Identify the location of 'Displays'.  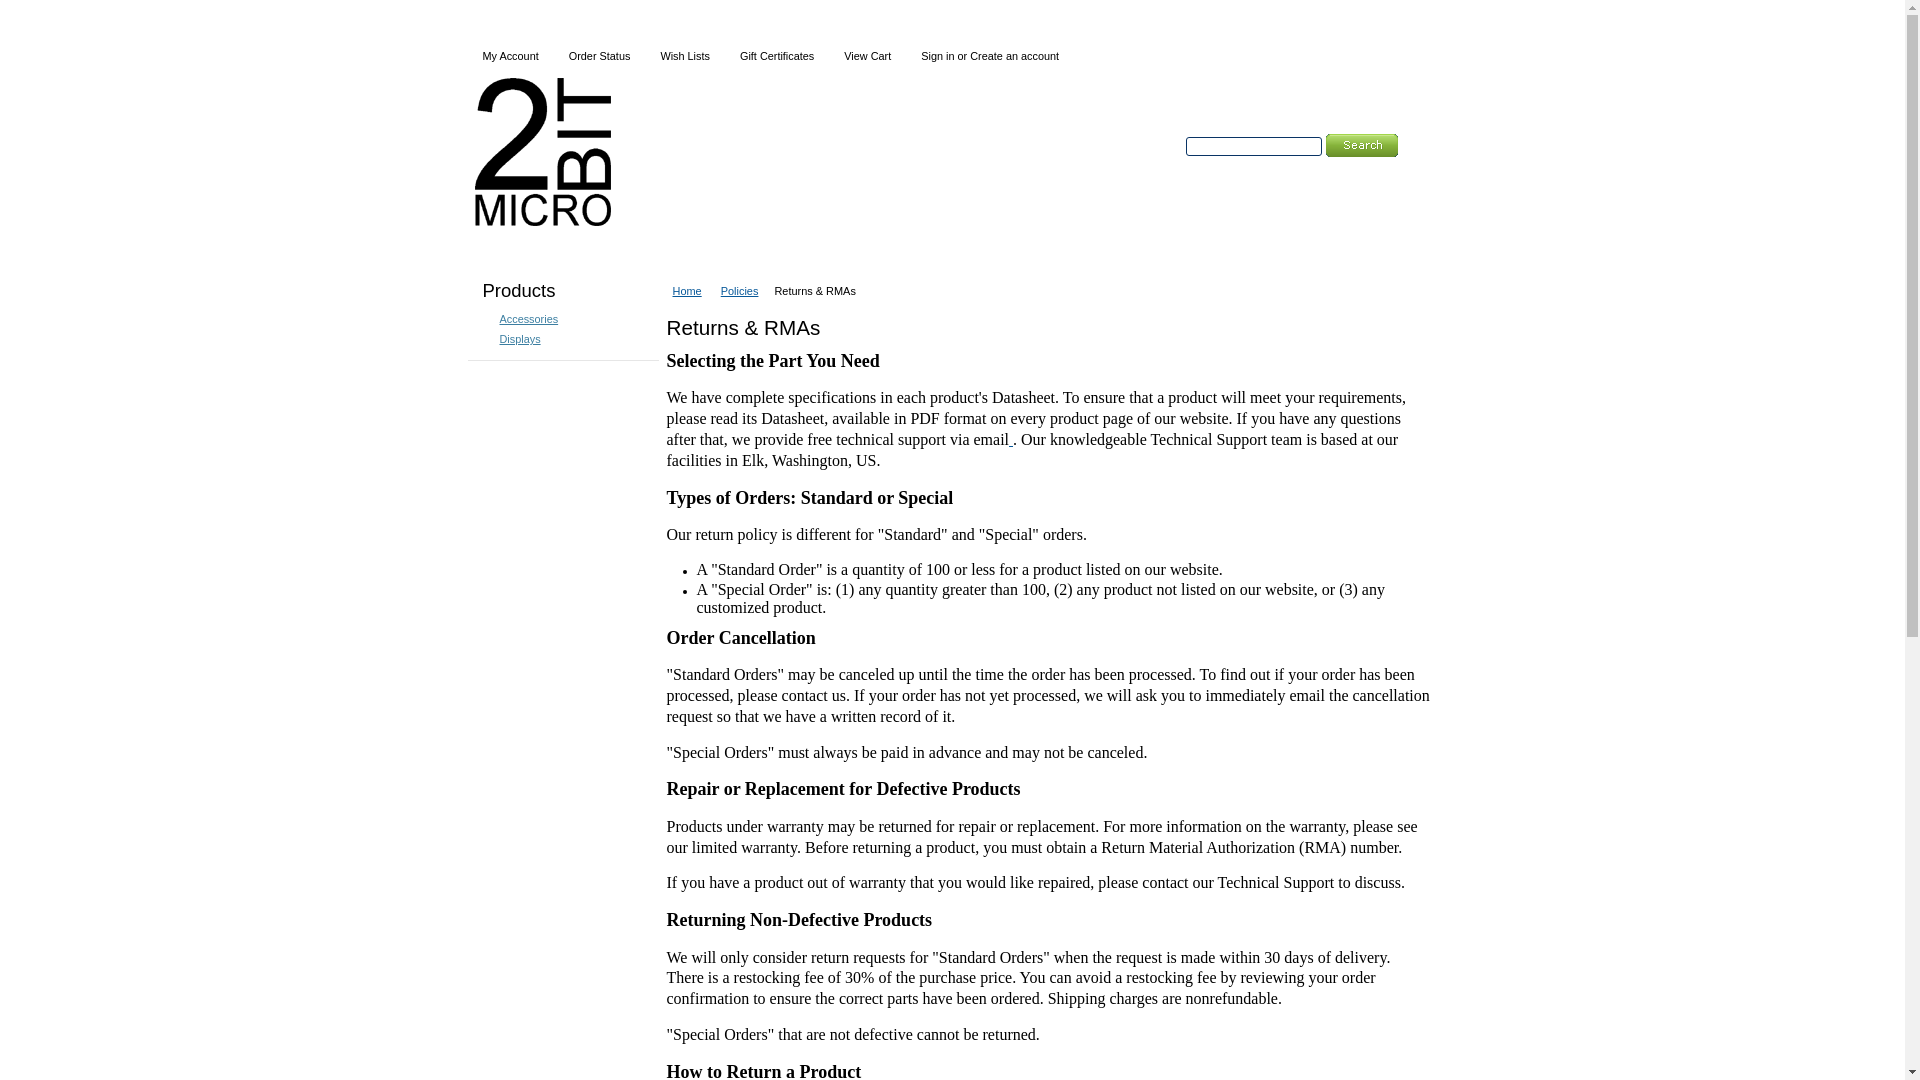
(484, 338).